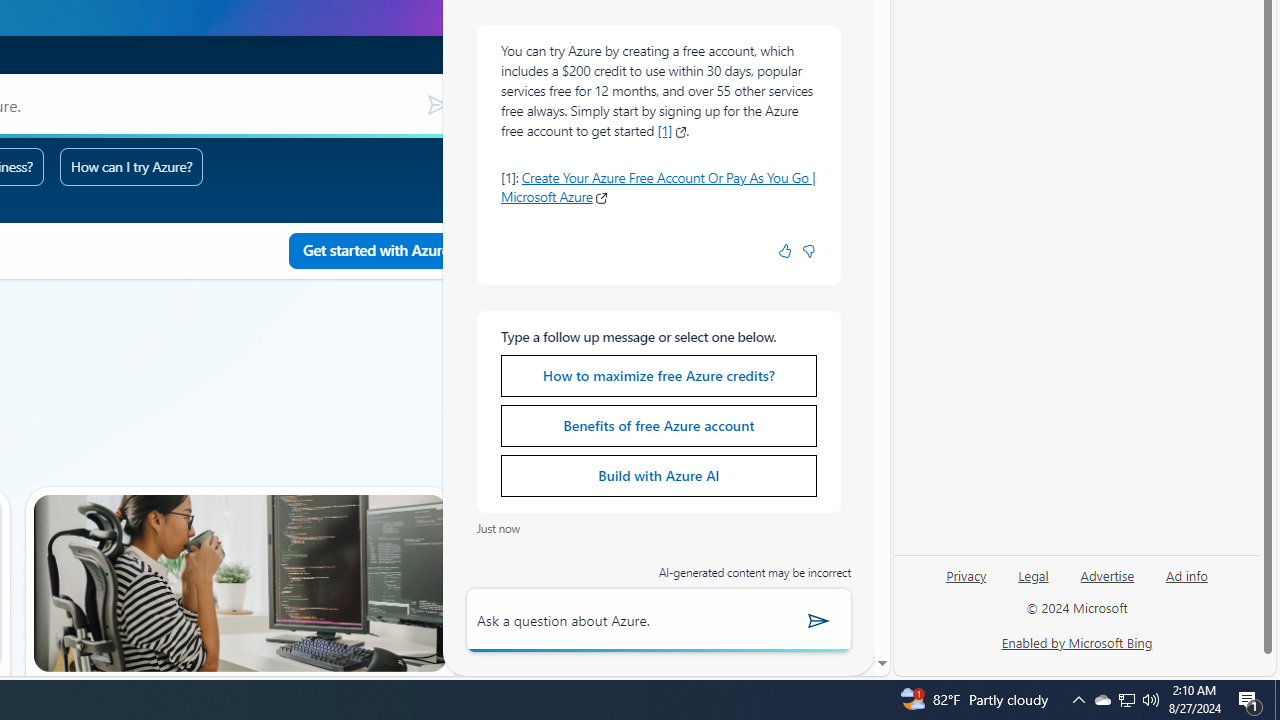 This screenshot has height=720, width=1280. Describe the element at coordinates (966, 574) in the screenshot. I see `'Privacy'` at that location.